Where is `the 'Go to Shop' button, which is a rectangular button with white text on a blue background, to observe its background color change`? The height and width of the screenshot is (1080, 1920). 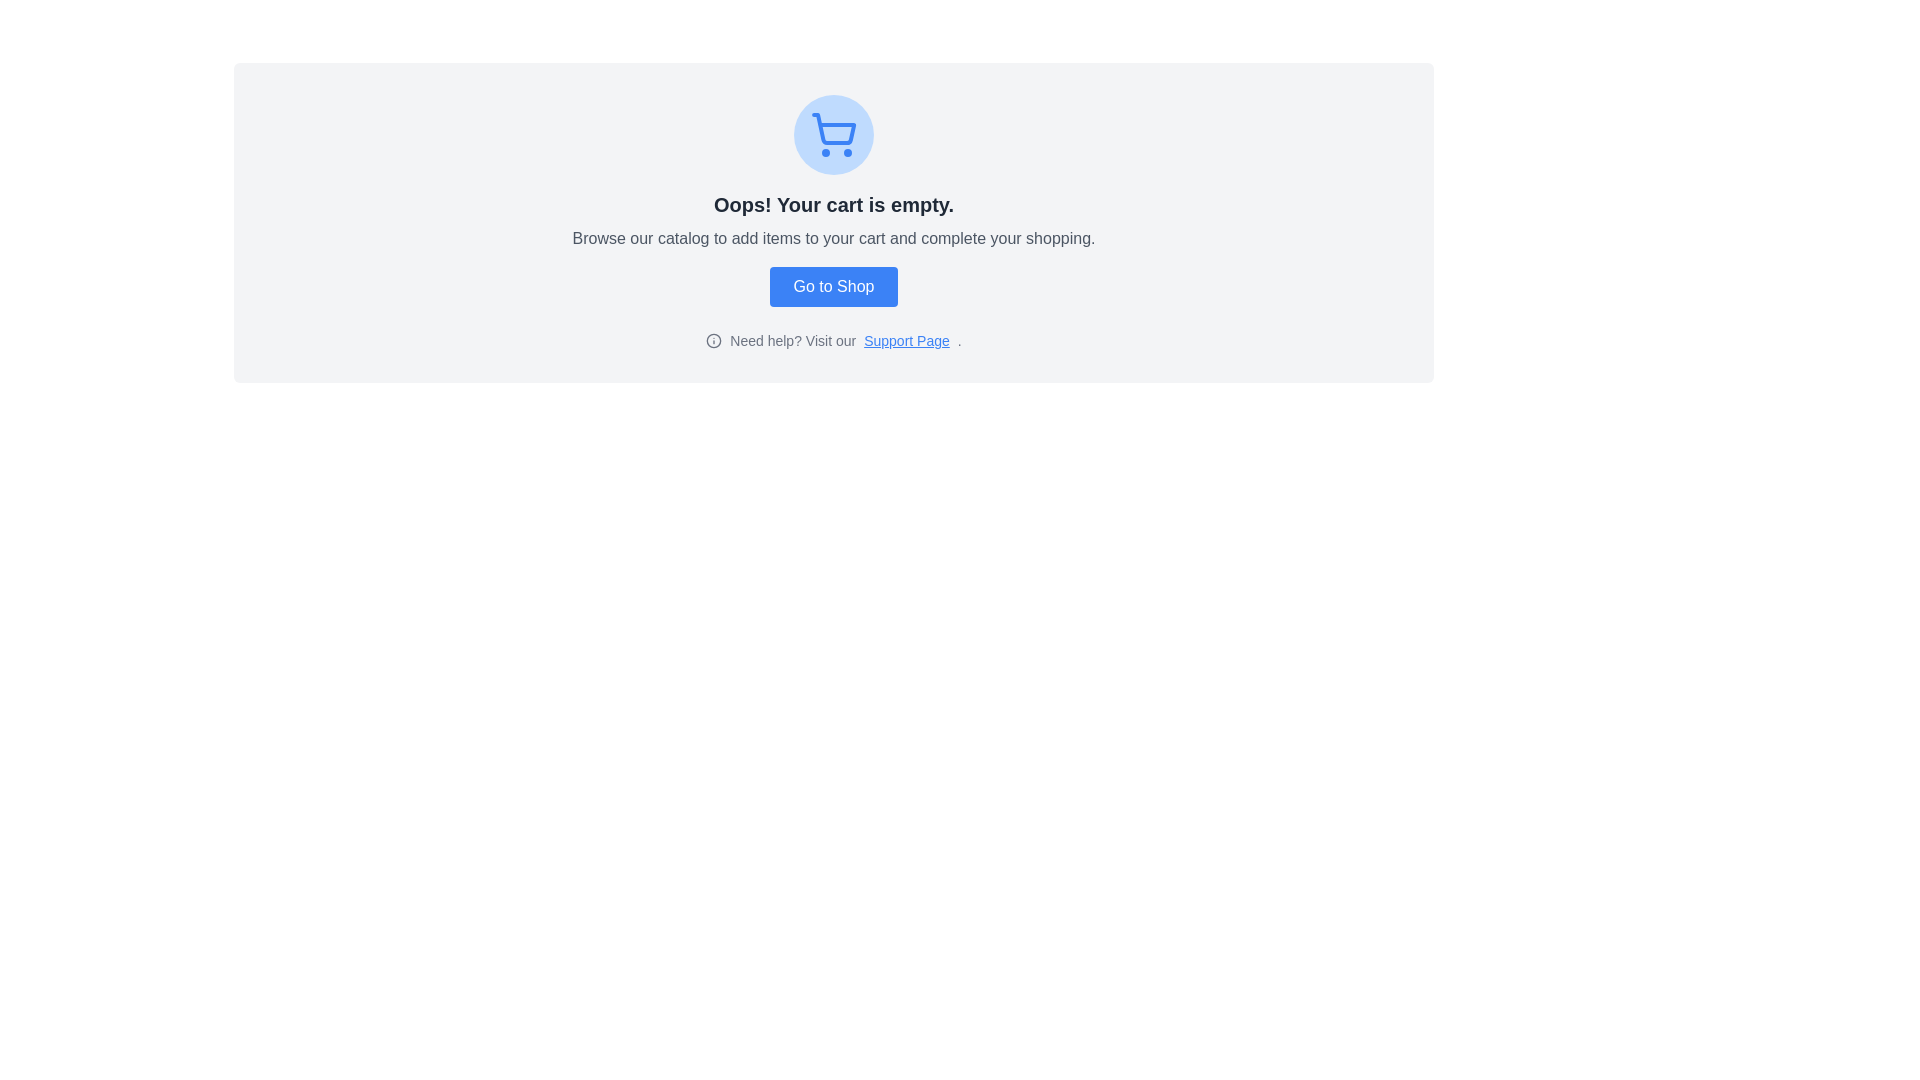
the 'Go to Shop' button, which is a rectangular button with white text on a blue background, to observe its background color change is located at coordinates (834, 286).